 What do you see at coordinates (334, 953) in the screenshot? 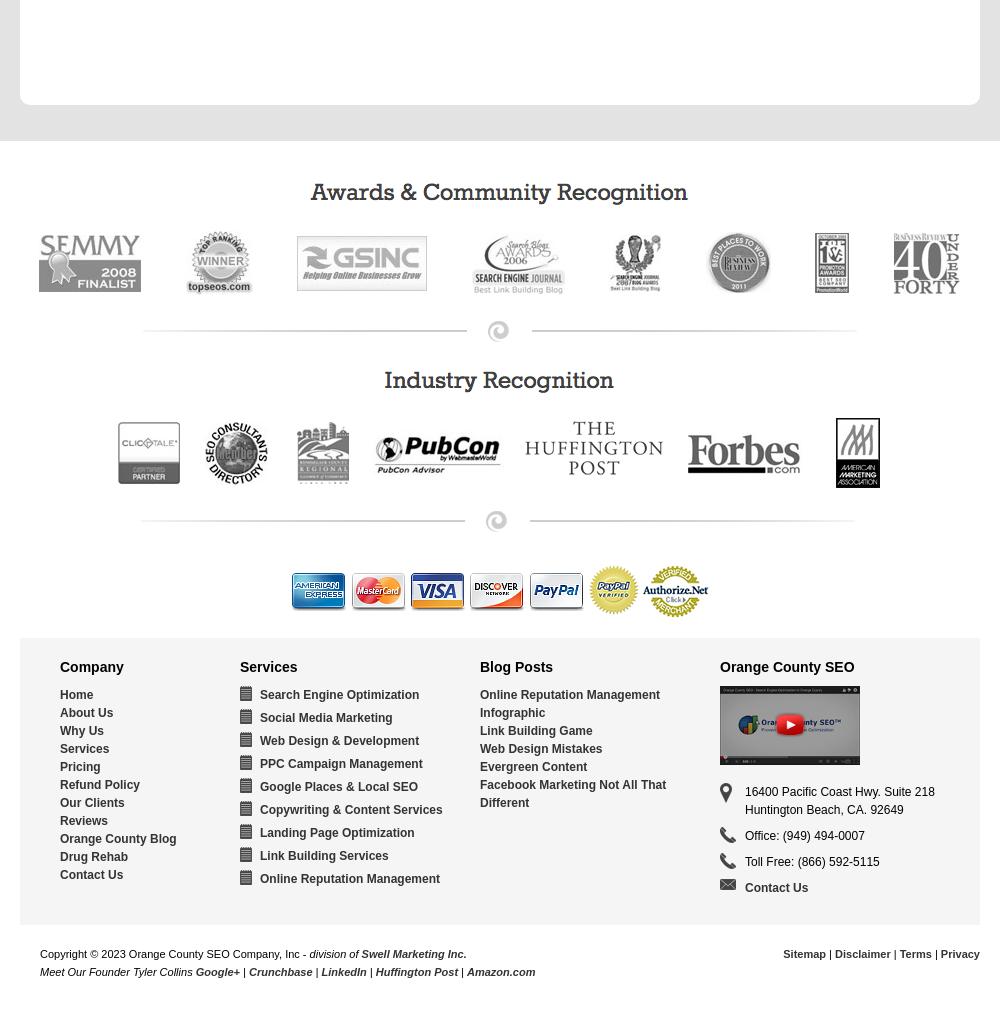
I see `'division of'` at bounding box center [334, 953].